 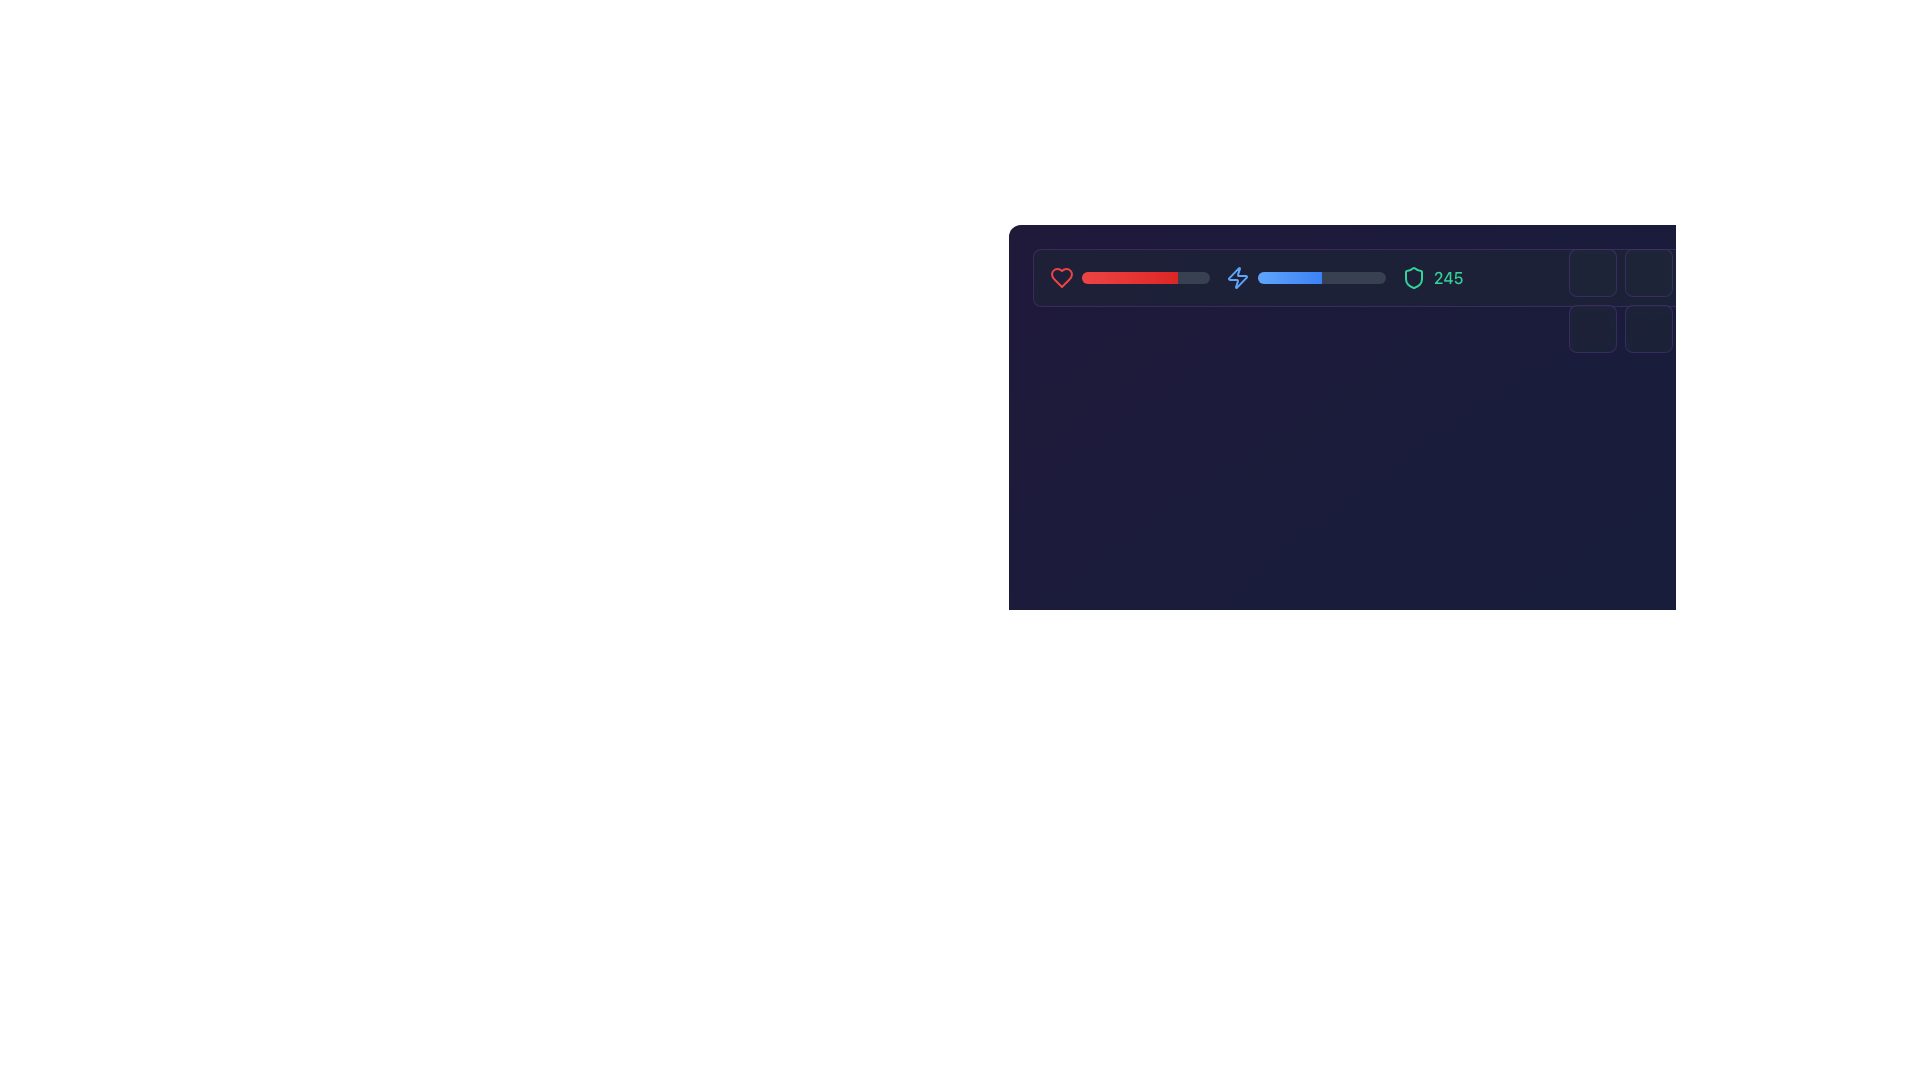 What do you see at coordinates (1146, 277) in the screenshot?
I see `the progress bar located in the top-right area of the interface, adjacent to the heart icon, which visually represents a status or progress level` at bounding box center [1146, 277].